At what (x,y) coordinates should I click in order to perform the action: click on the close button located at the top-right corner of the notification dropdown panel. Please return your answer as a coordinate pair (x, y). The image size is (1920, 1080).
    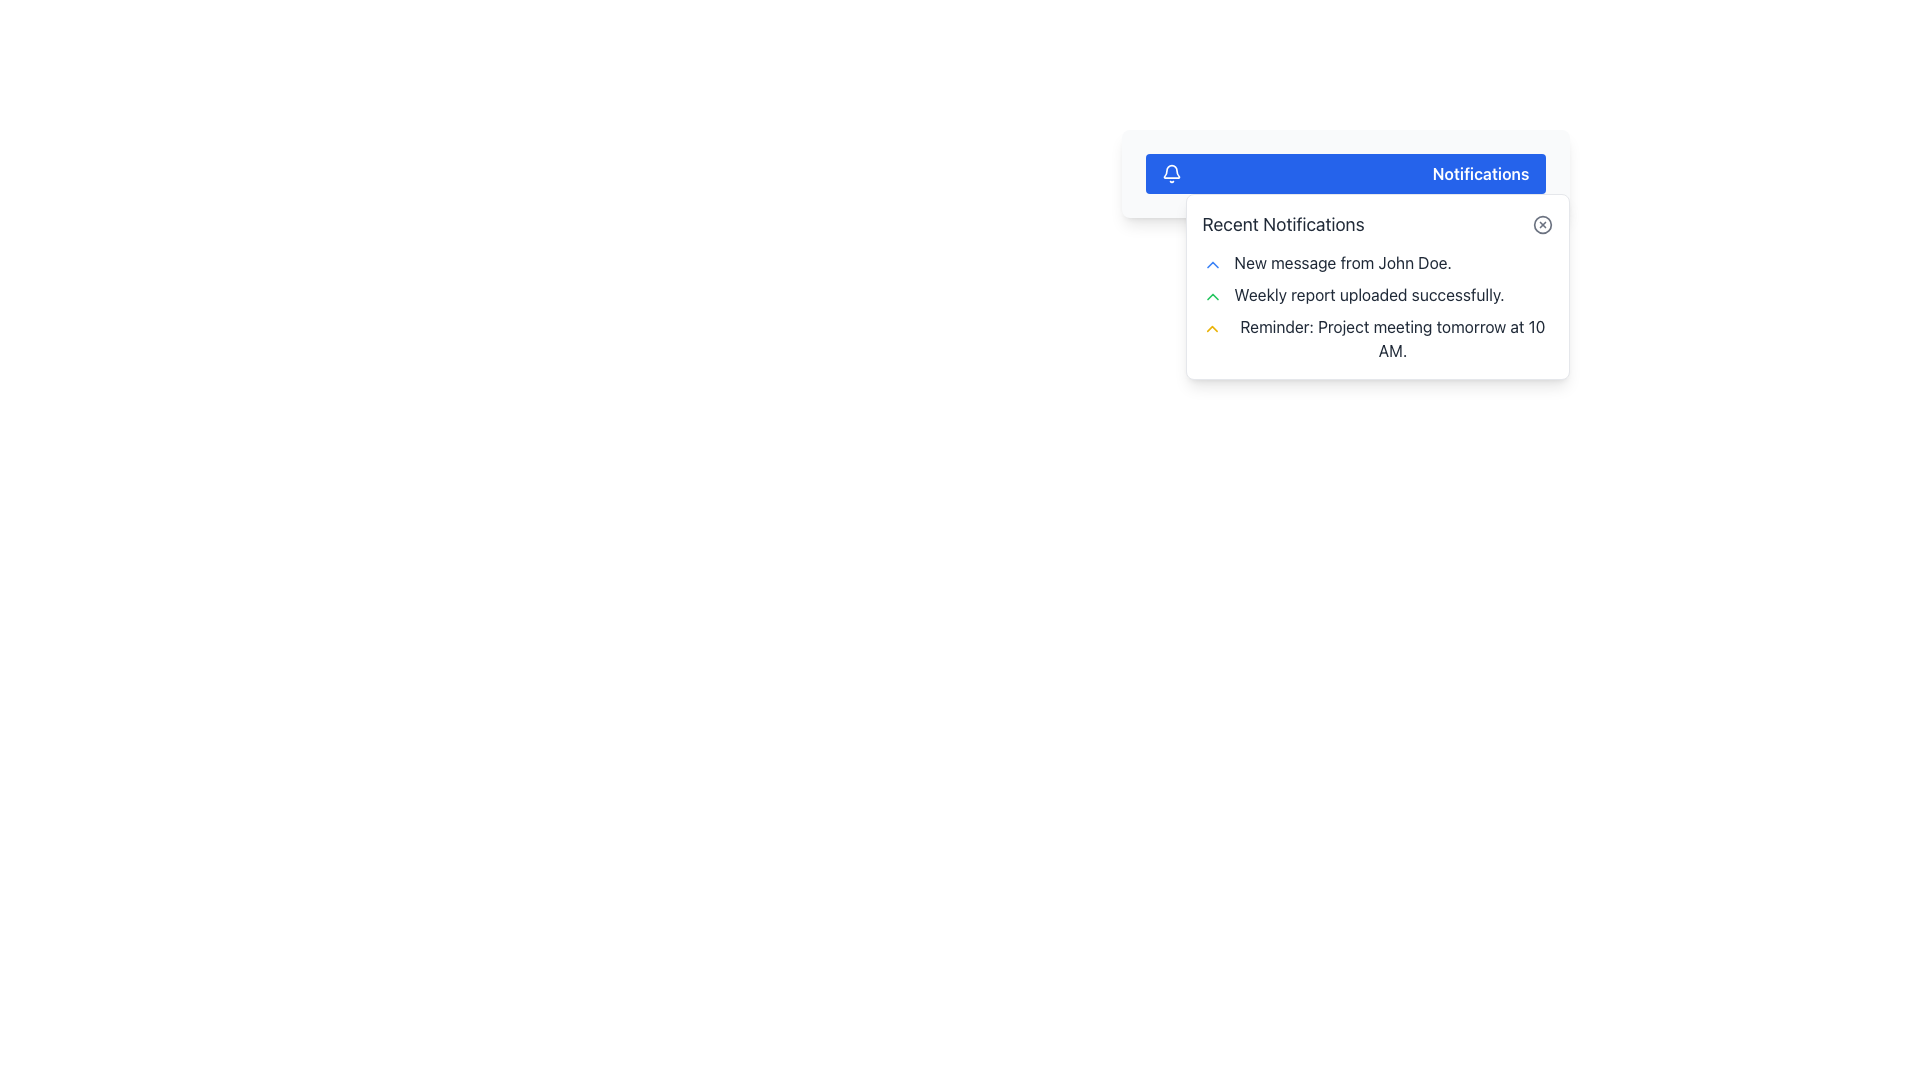
    Looking at the image, I should click on (1541, 224).